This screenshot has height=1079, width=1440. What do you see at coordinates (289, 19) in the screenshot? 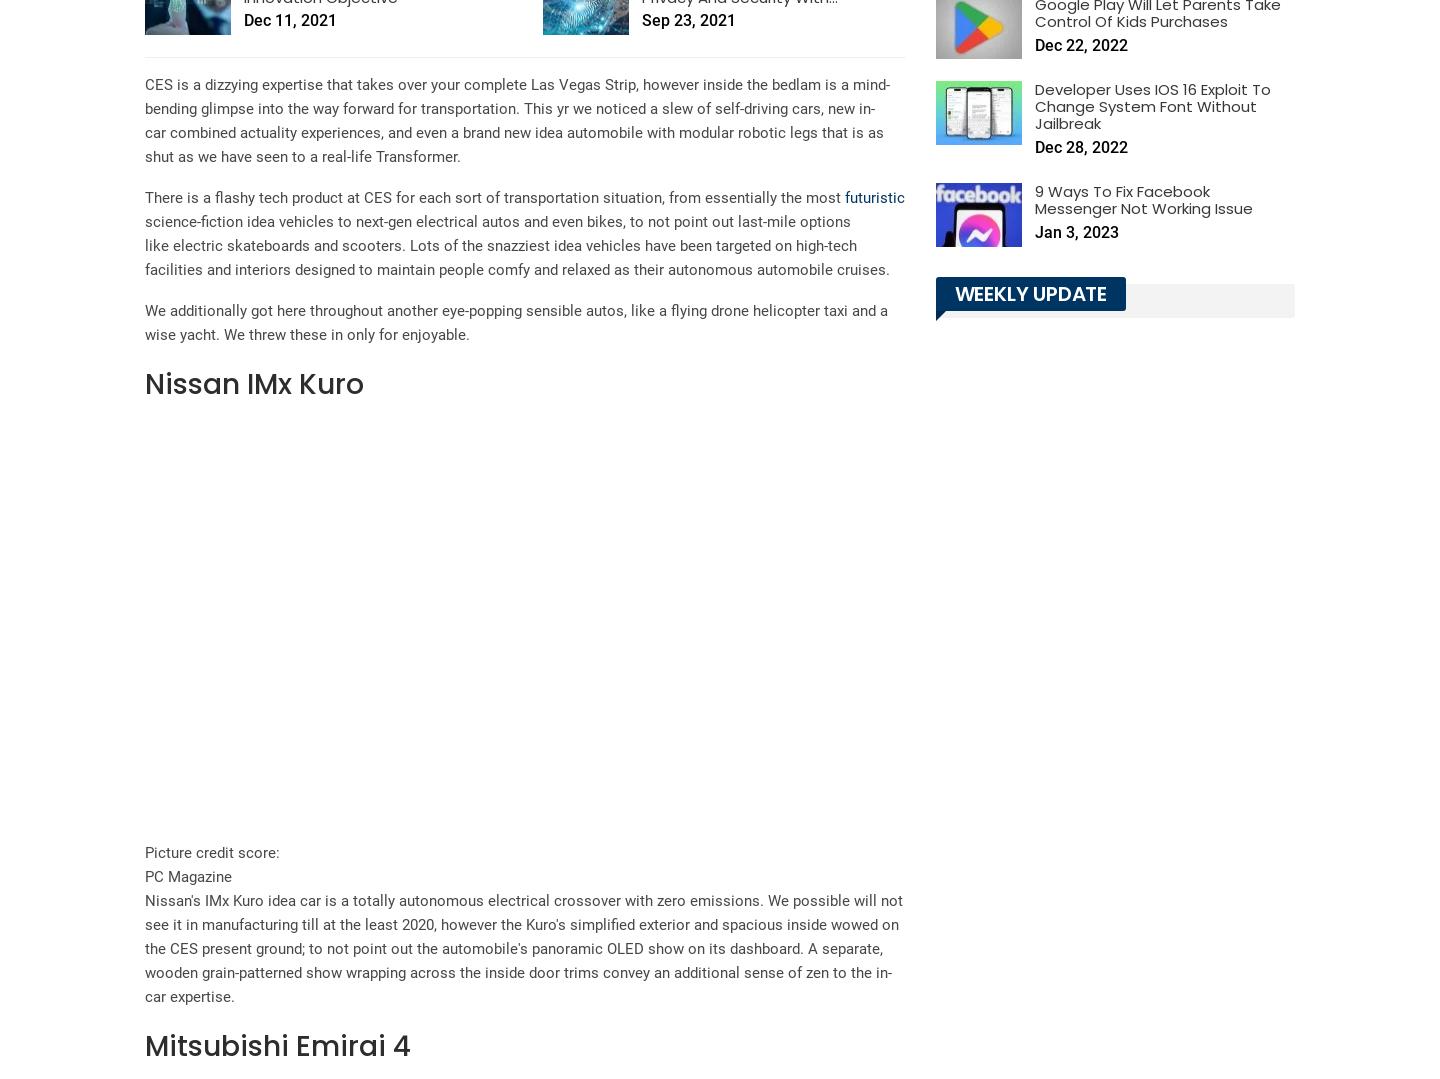
I see `'Dec 11, 2021'` at bounding box center [289, 19].